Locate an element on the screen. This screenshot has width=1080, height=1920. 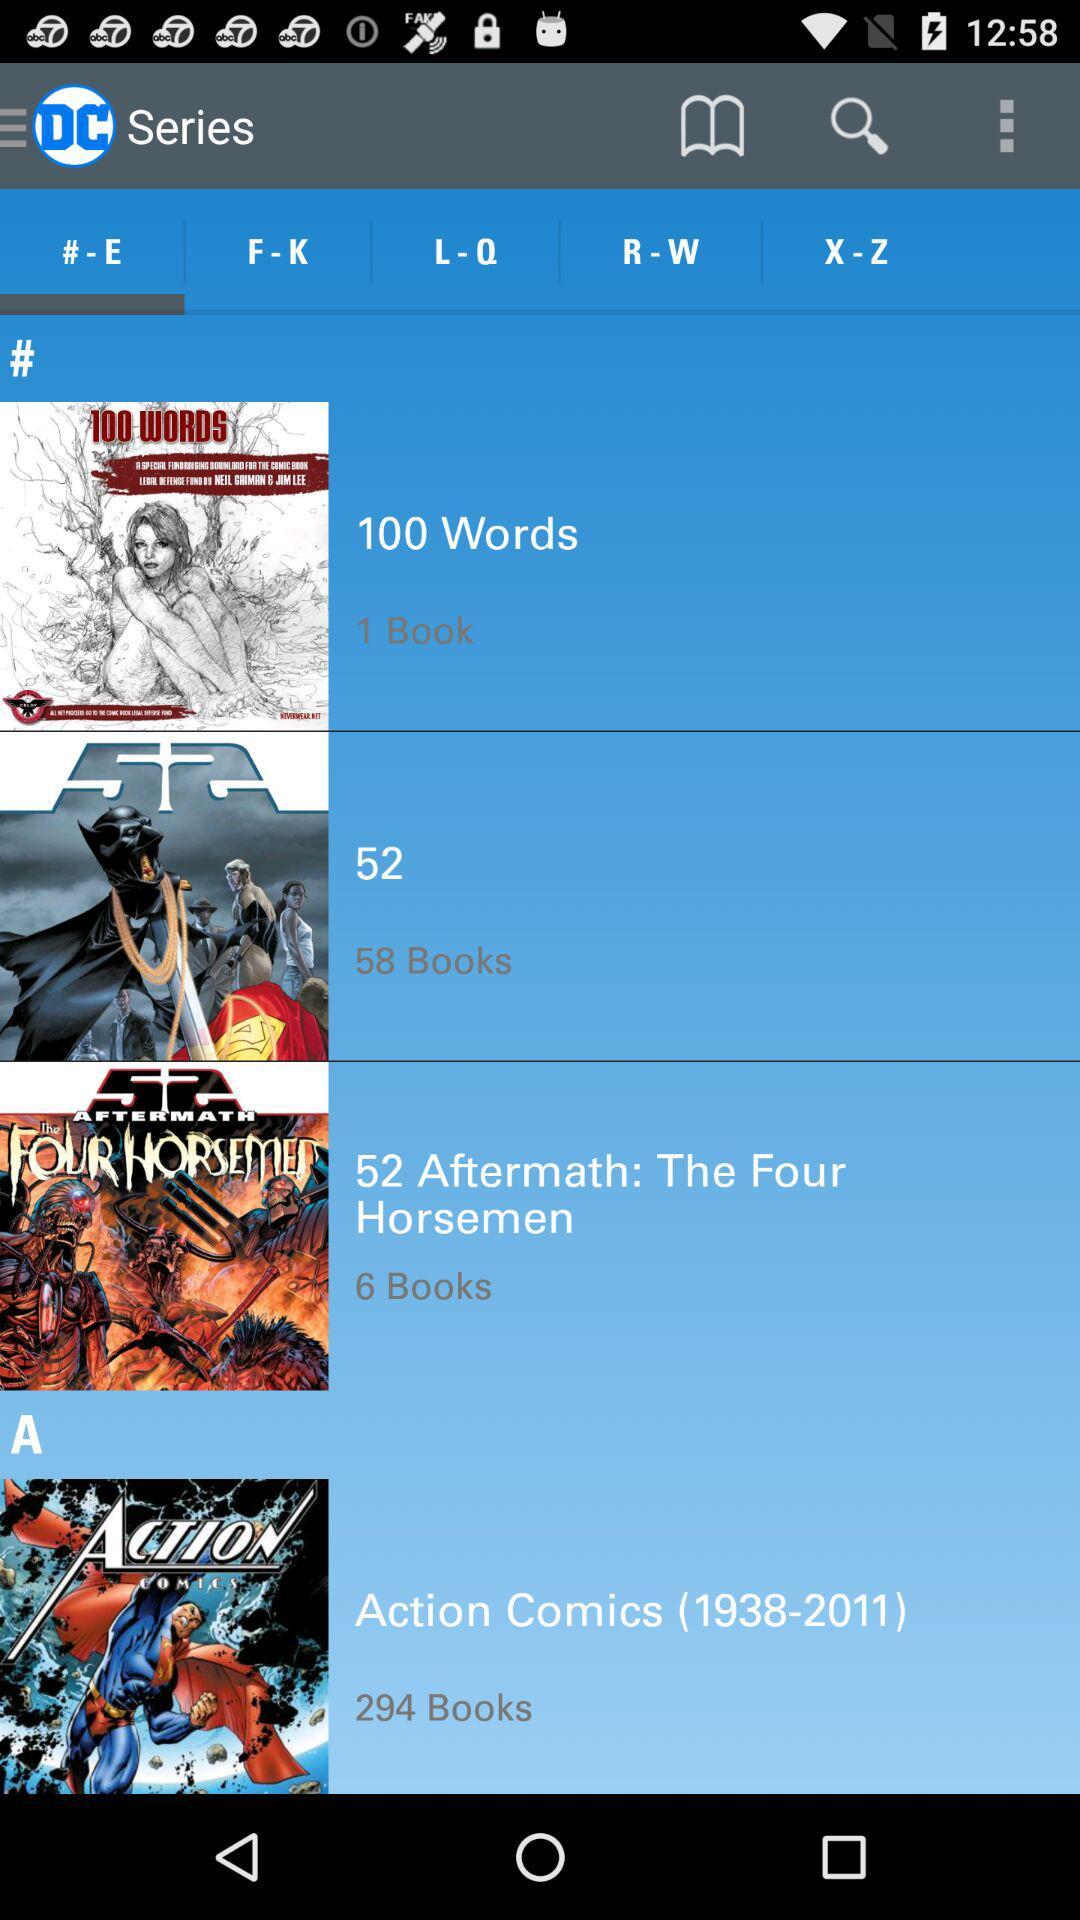
the a is located at coordinates (540, 1433).